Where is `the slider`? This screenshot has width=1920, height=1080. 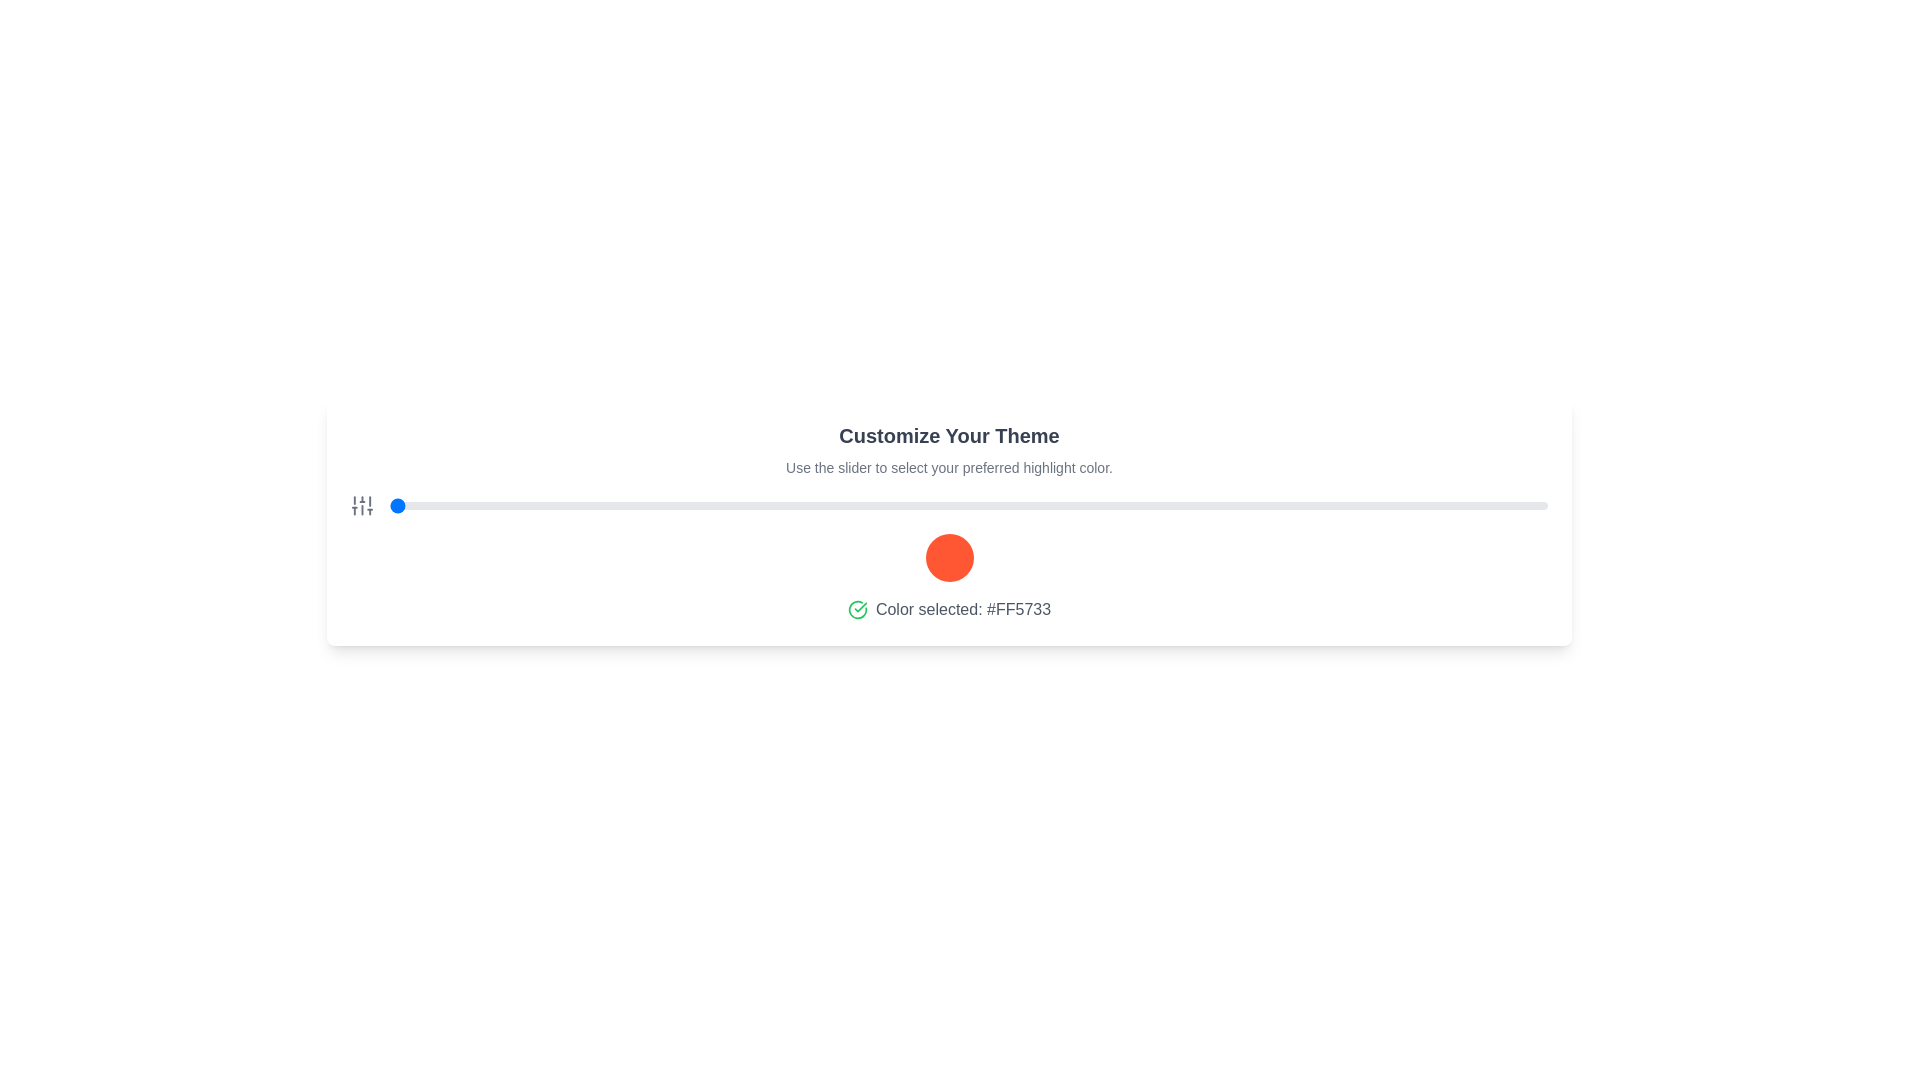 the slider is located at coordinates (421, 504).